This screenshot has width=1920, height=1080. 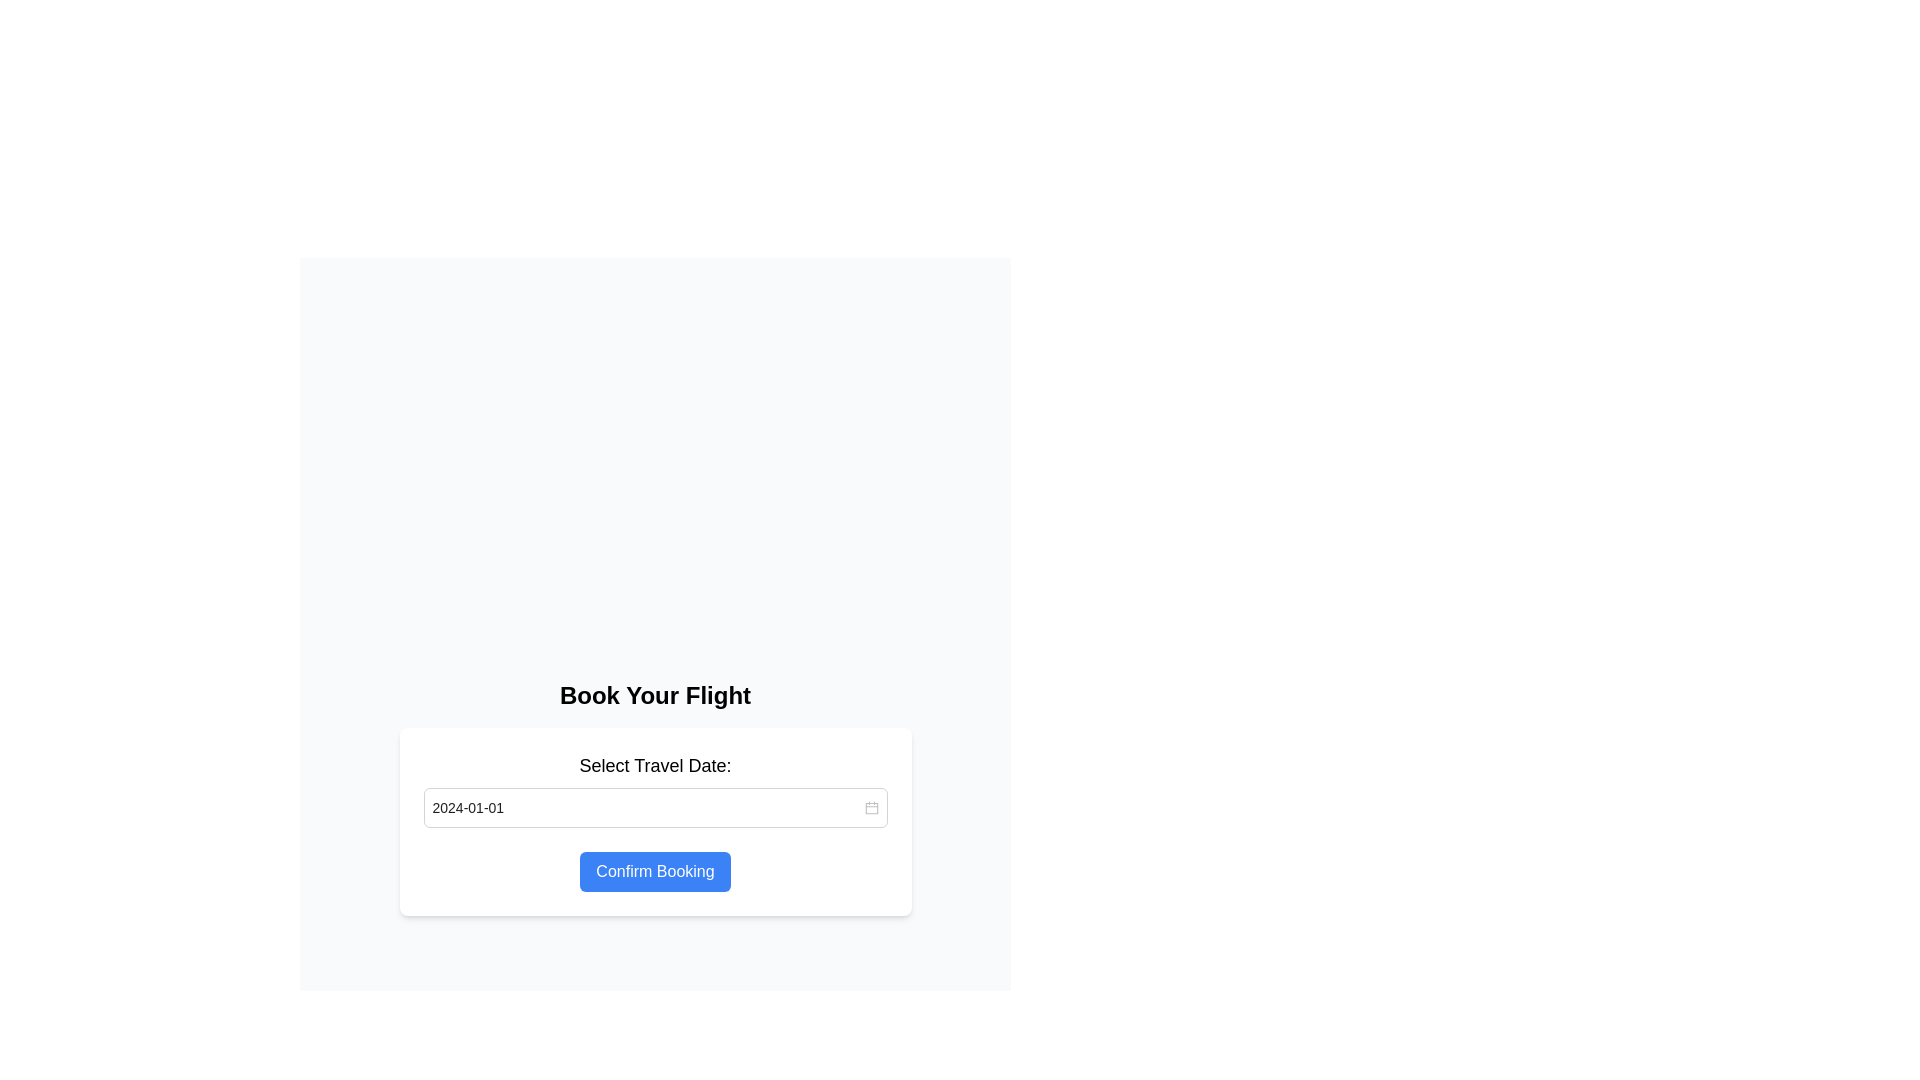 I want to click on the 'Confirm Booking' button, which is a rectangular button with a blue background and white text, located below the 'Select Travel Date' input field, so click(x=655, y=870).